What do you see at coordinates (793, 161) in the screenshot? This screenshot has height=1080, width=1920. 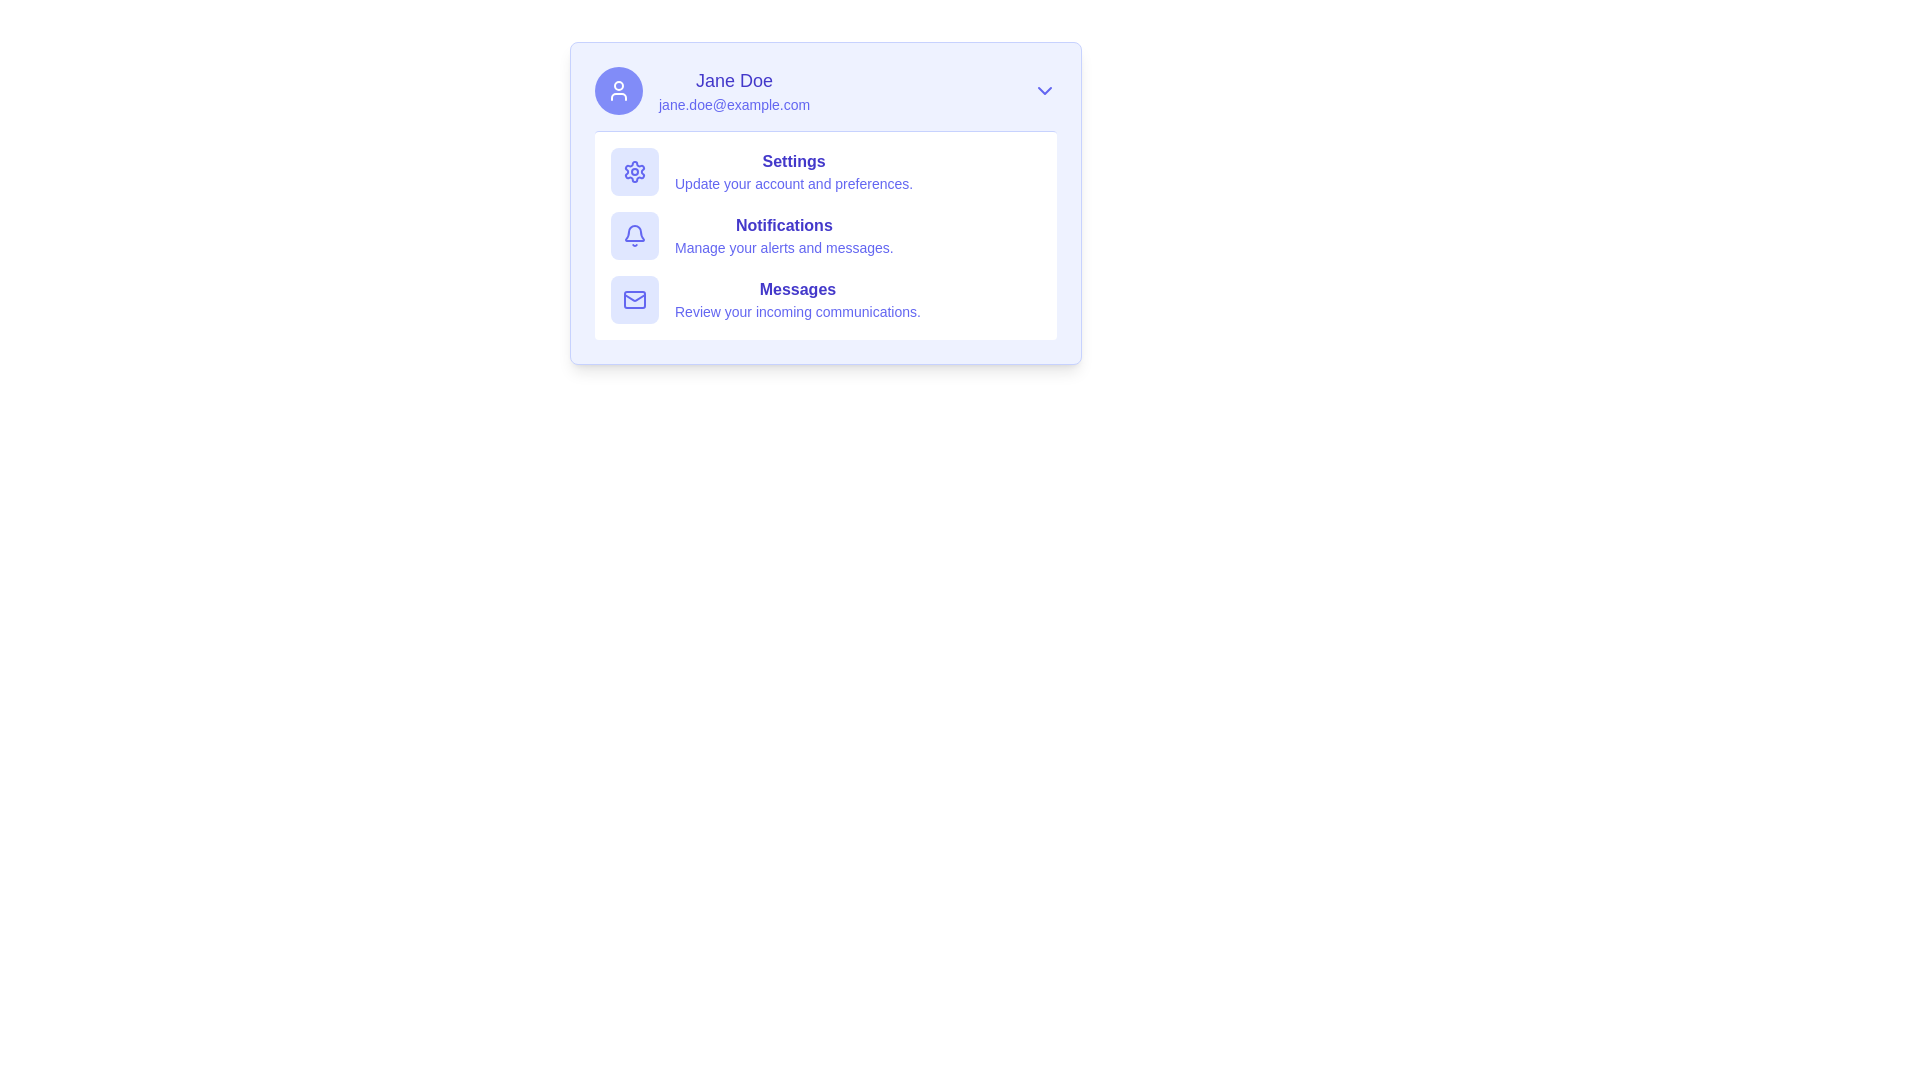 I see `the 'Settings' text label, which is styled with a medium-sized, indigo-colored bold font and is positioned at the top center of the profile settings menu` at bounding box center [793, 161].